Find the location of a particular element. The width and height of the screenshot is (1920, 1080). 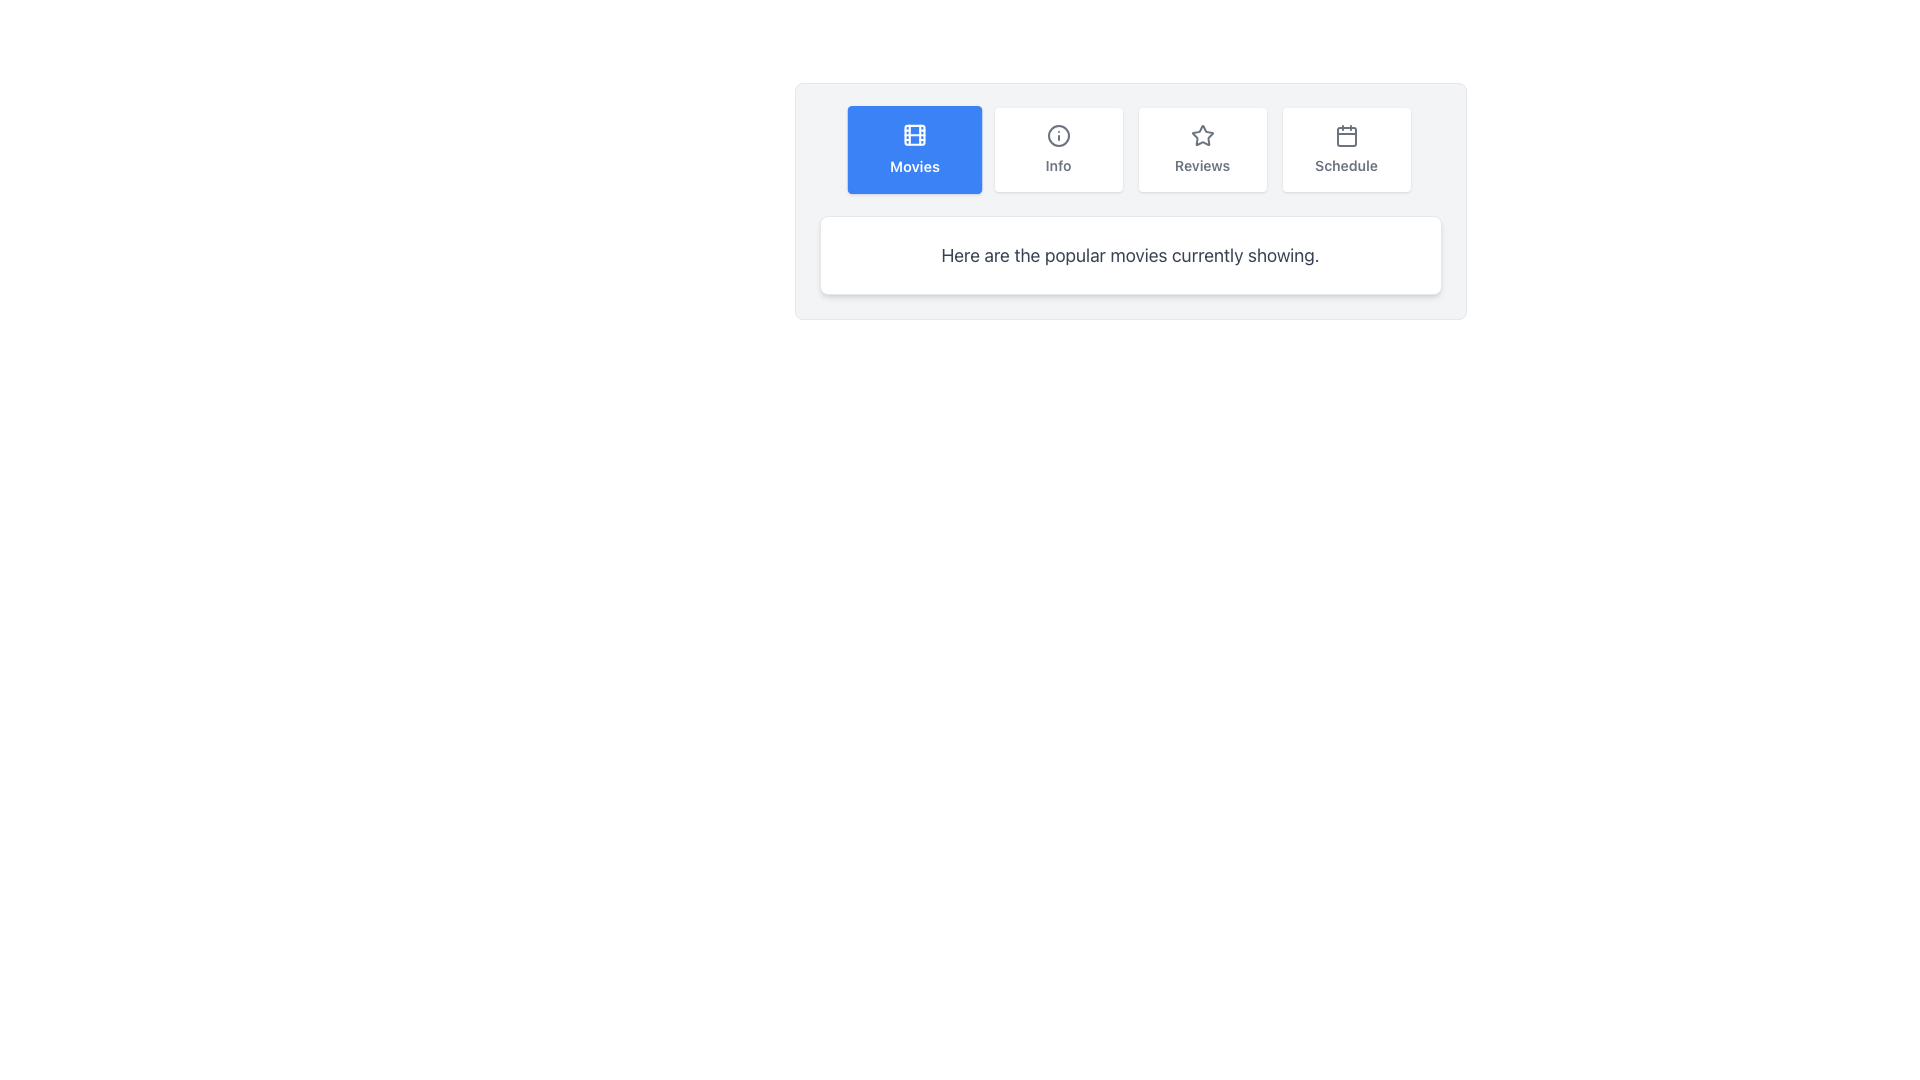

the navigation button for accessing the Reviews section, which is the third button from the left in a horizontal arrangement of four buttons, located between the 'Info' and 'Schedule' buttons is located at coordinates (1201, 149).